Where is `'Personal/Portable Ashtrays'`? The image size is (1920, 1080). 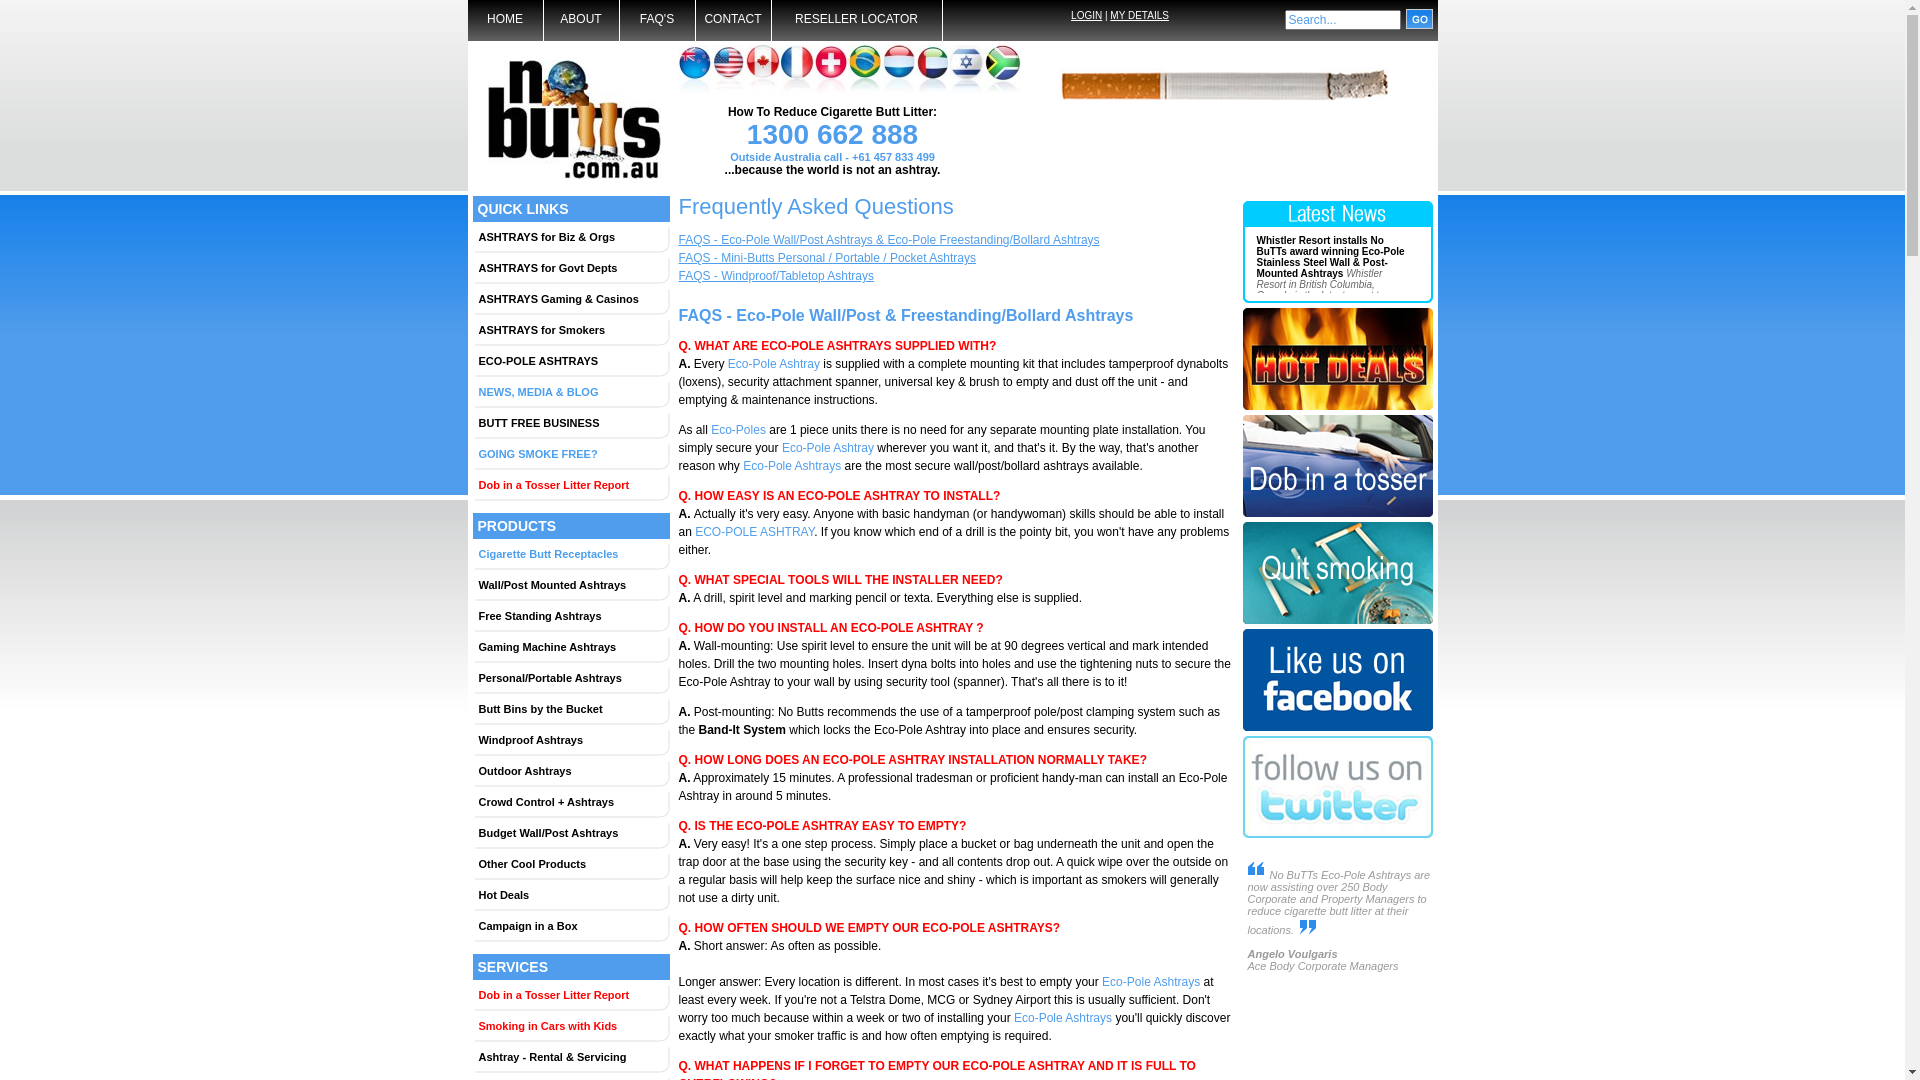
'Personal/Portable Ashtrays' is located at coordinates (473, 677).